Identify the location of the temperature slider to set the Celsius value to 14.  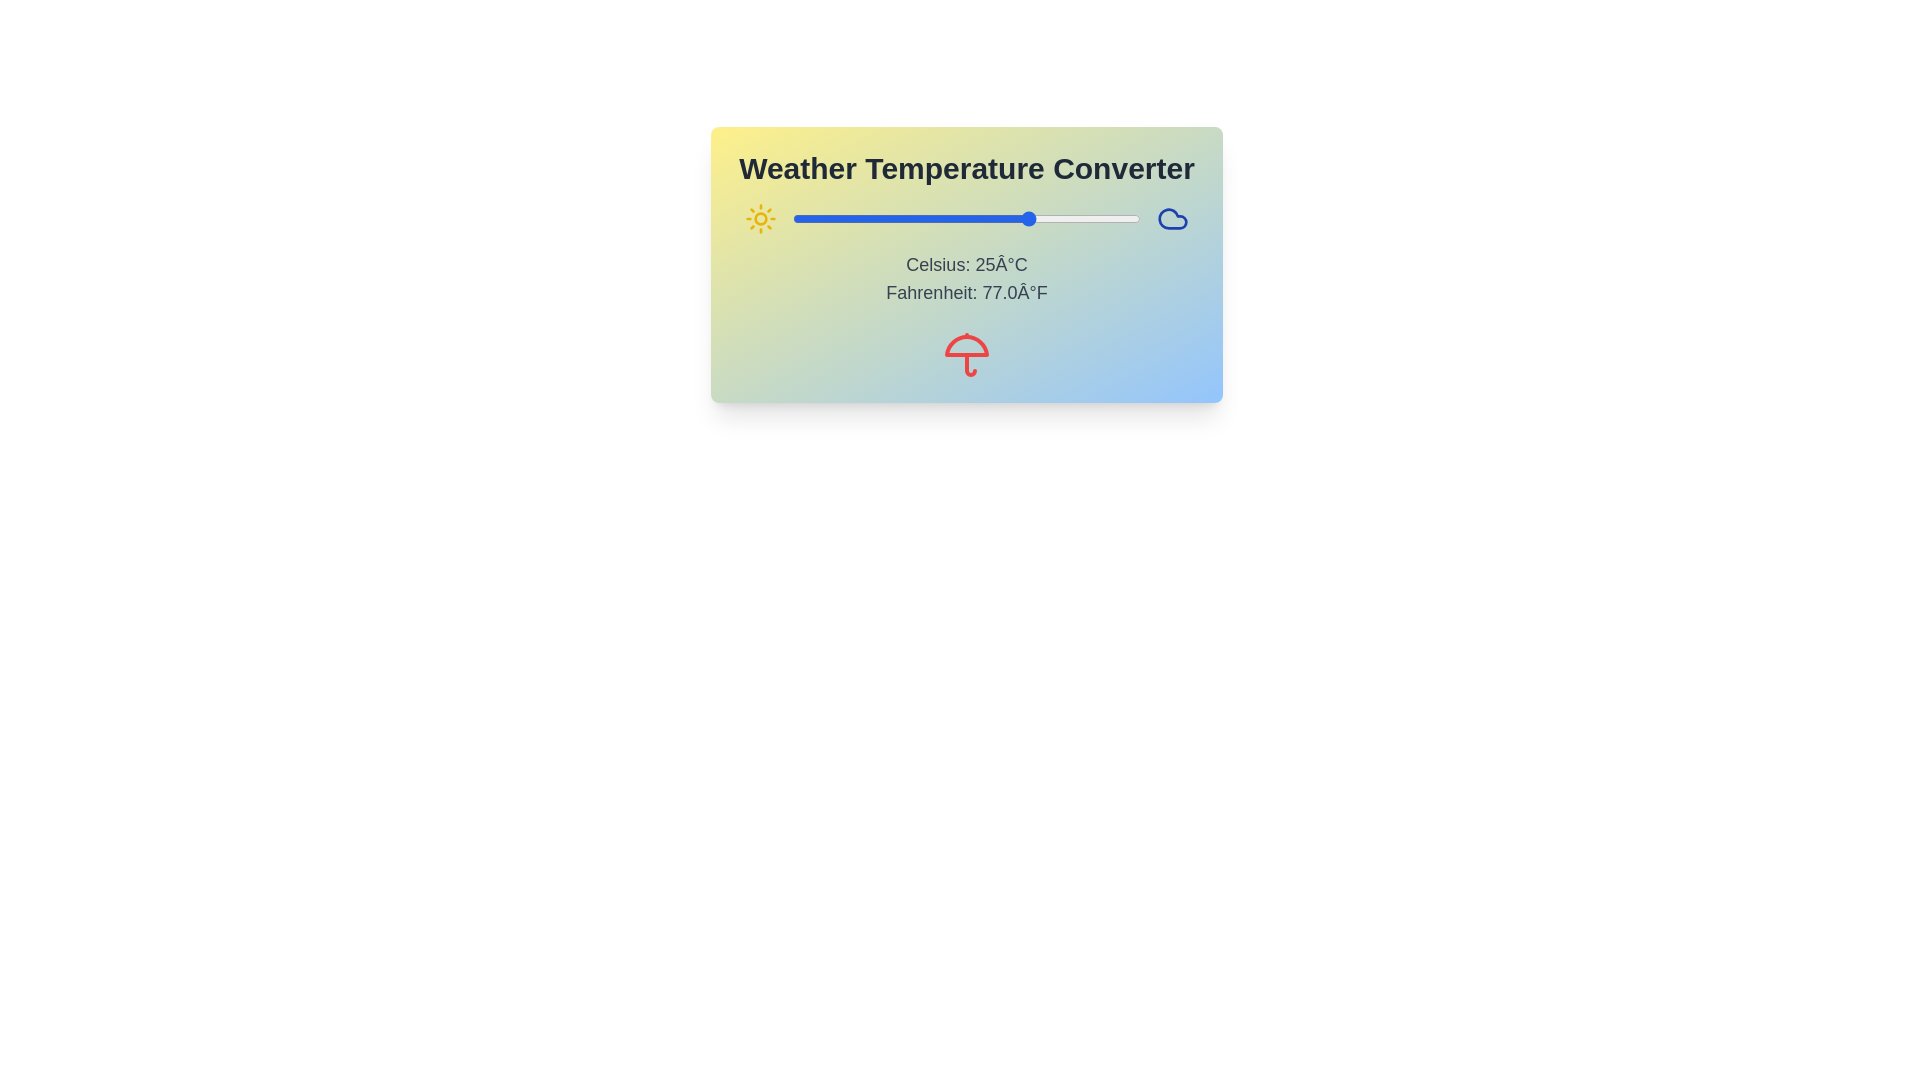
(984, 219).